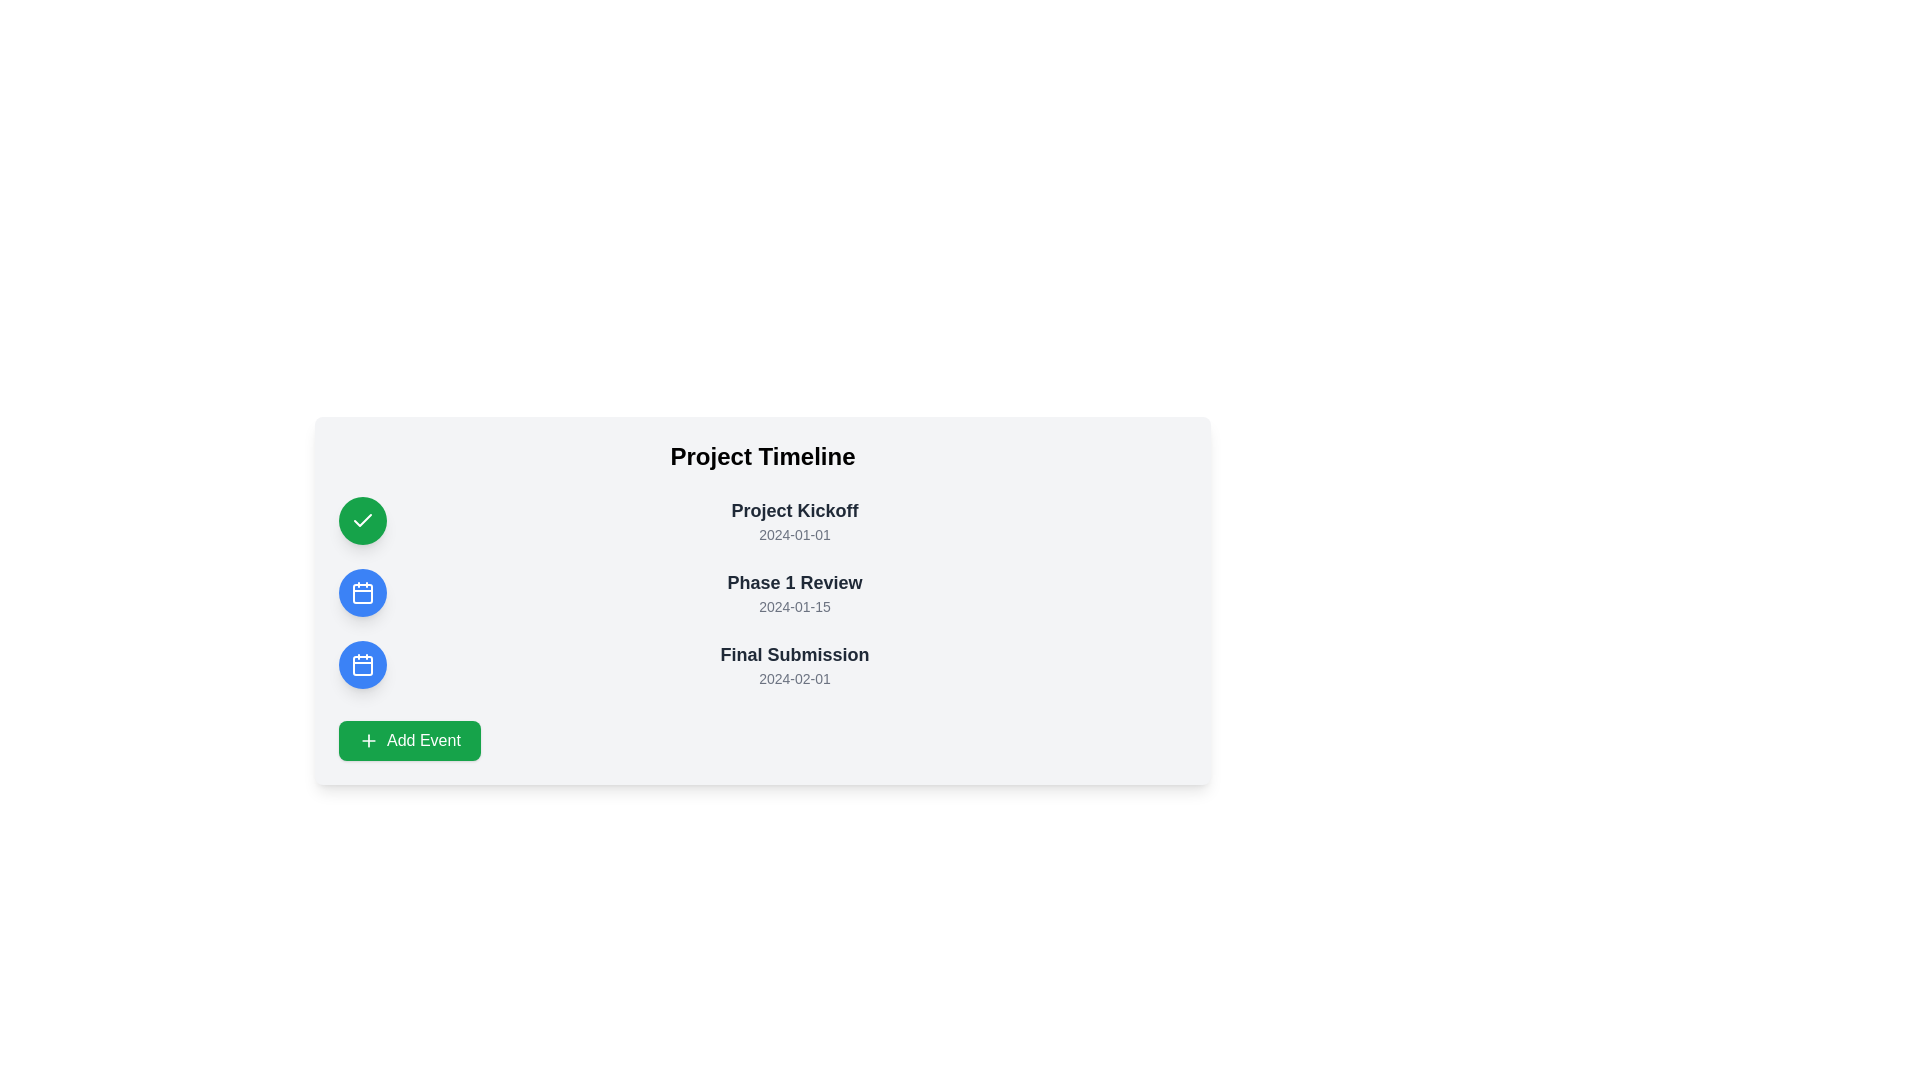  What do you see at coordinates (762, 592) in the screenshot?
I see `the 'Phase 1 Review' list item, which features a calendar icon and the date '2024-01-15'` at bounding box center [762, 592].